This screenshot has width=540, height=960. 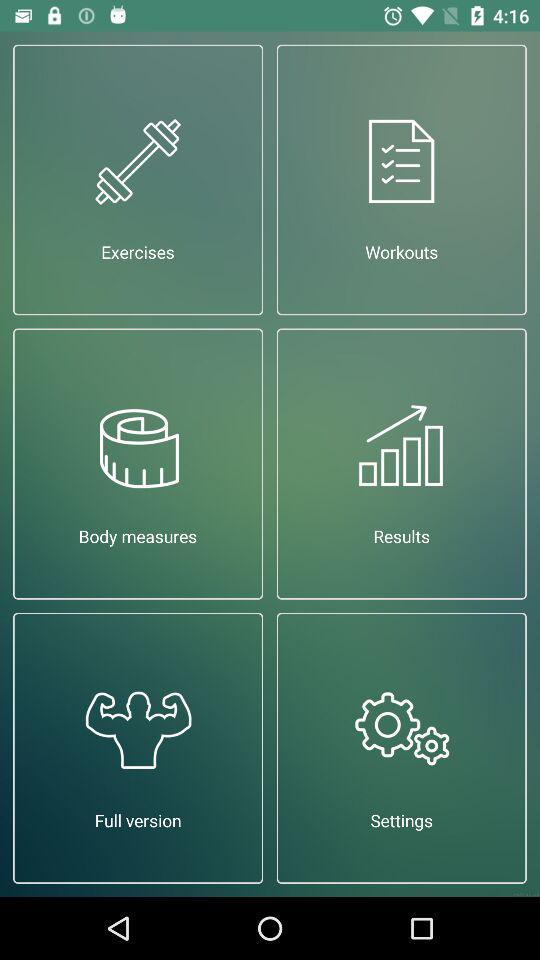 I want to click on exercises at the top left corner, so click(x=137, y=178).